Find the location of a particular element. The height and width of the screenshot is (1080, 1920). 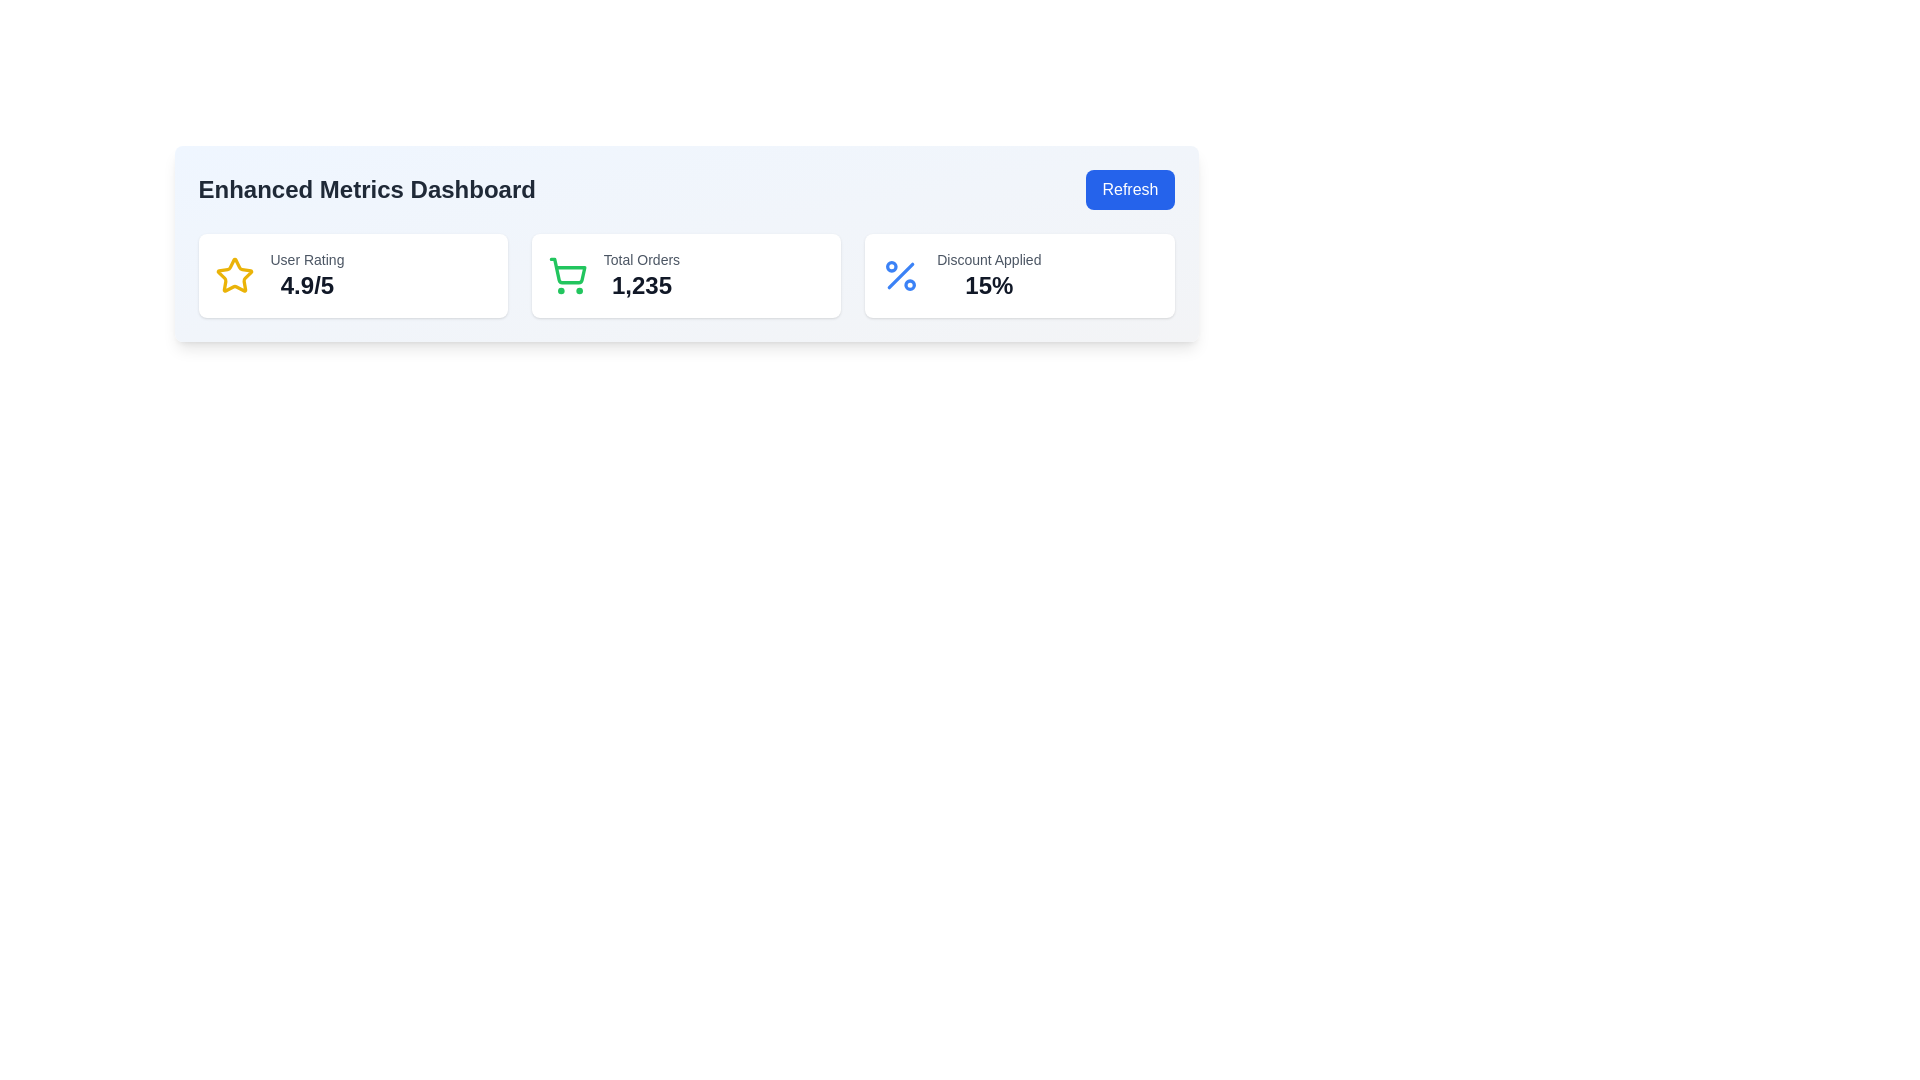

the star-shaped icon with a hollow center styled in yellow, located to the left of the text 'User Rating 4.9/5' in the 'User Rating' card on the Enhanced Metrics Dashboard is located at coordinates (234, 275).